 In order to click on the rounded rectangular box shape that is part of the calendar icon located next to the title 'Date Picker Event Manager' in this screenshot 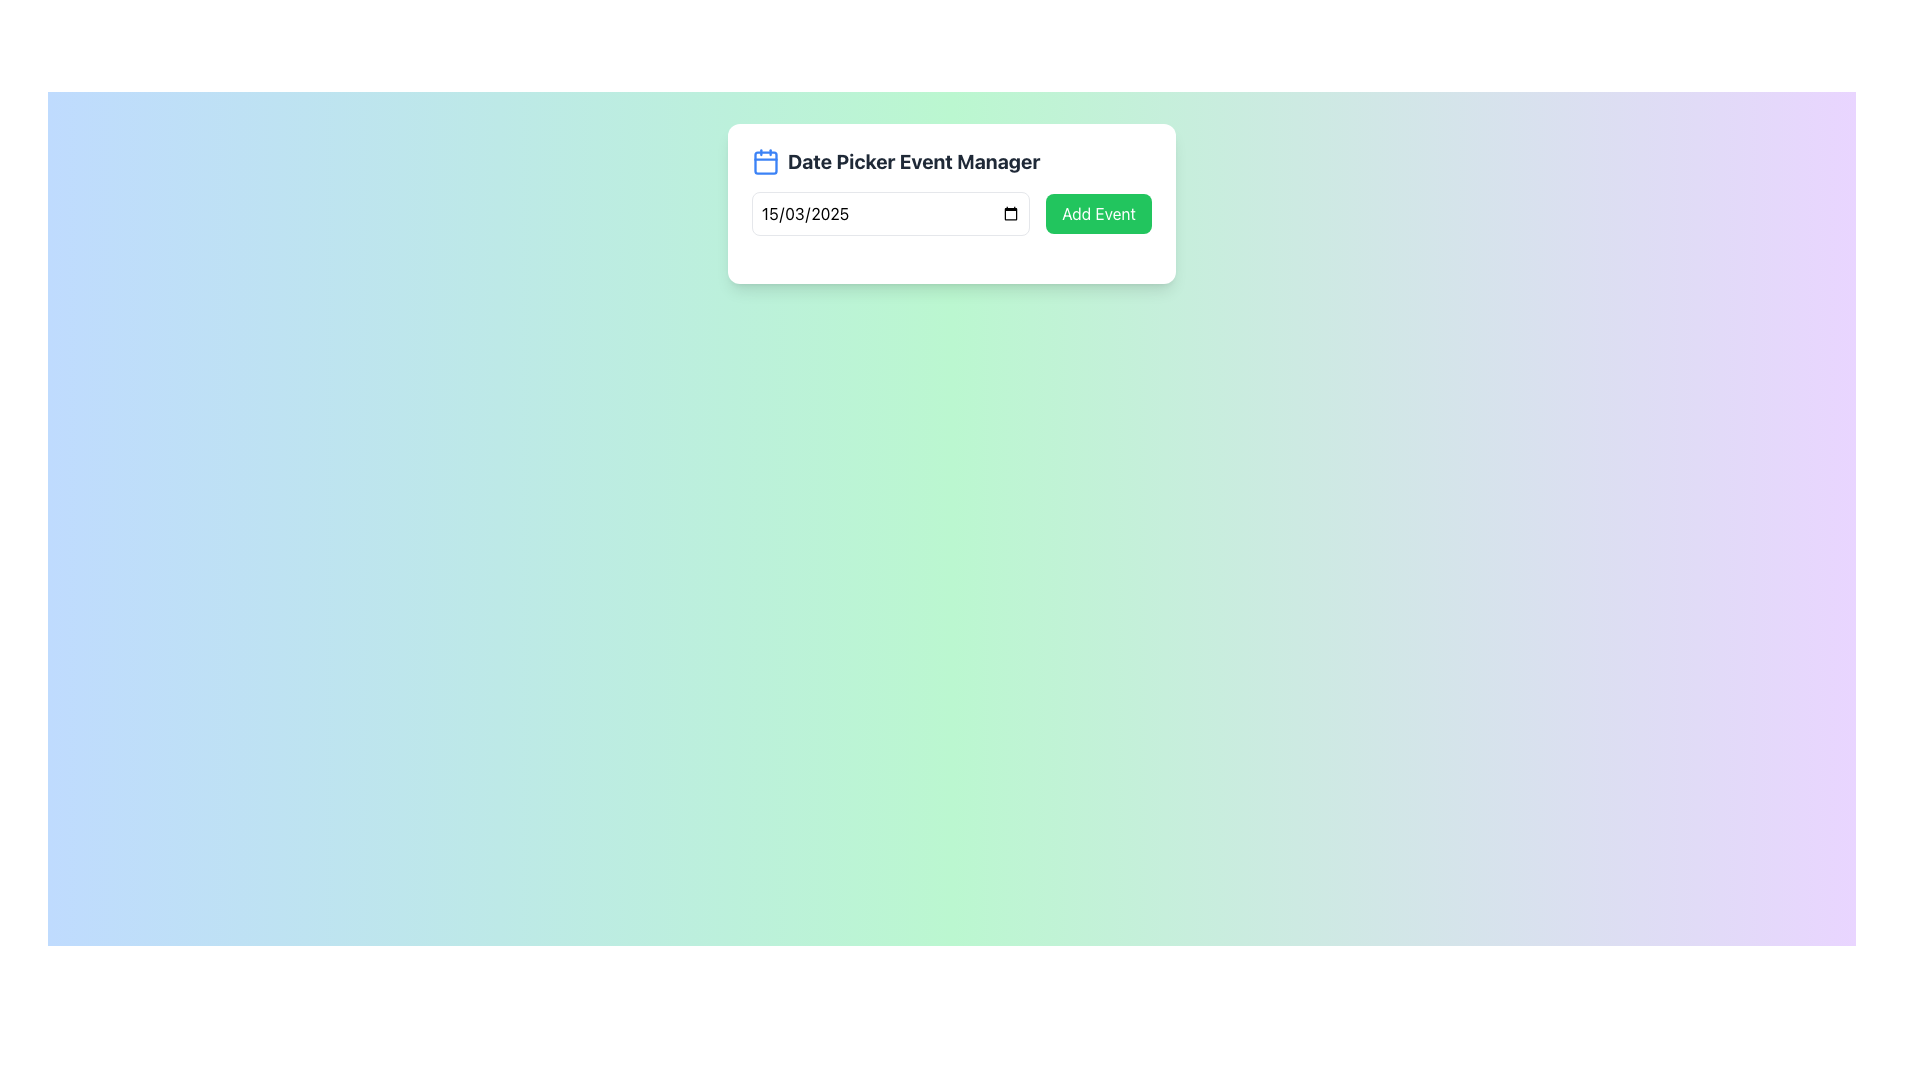, I will do `click(765, 161)`.